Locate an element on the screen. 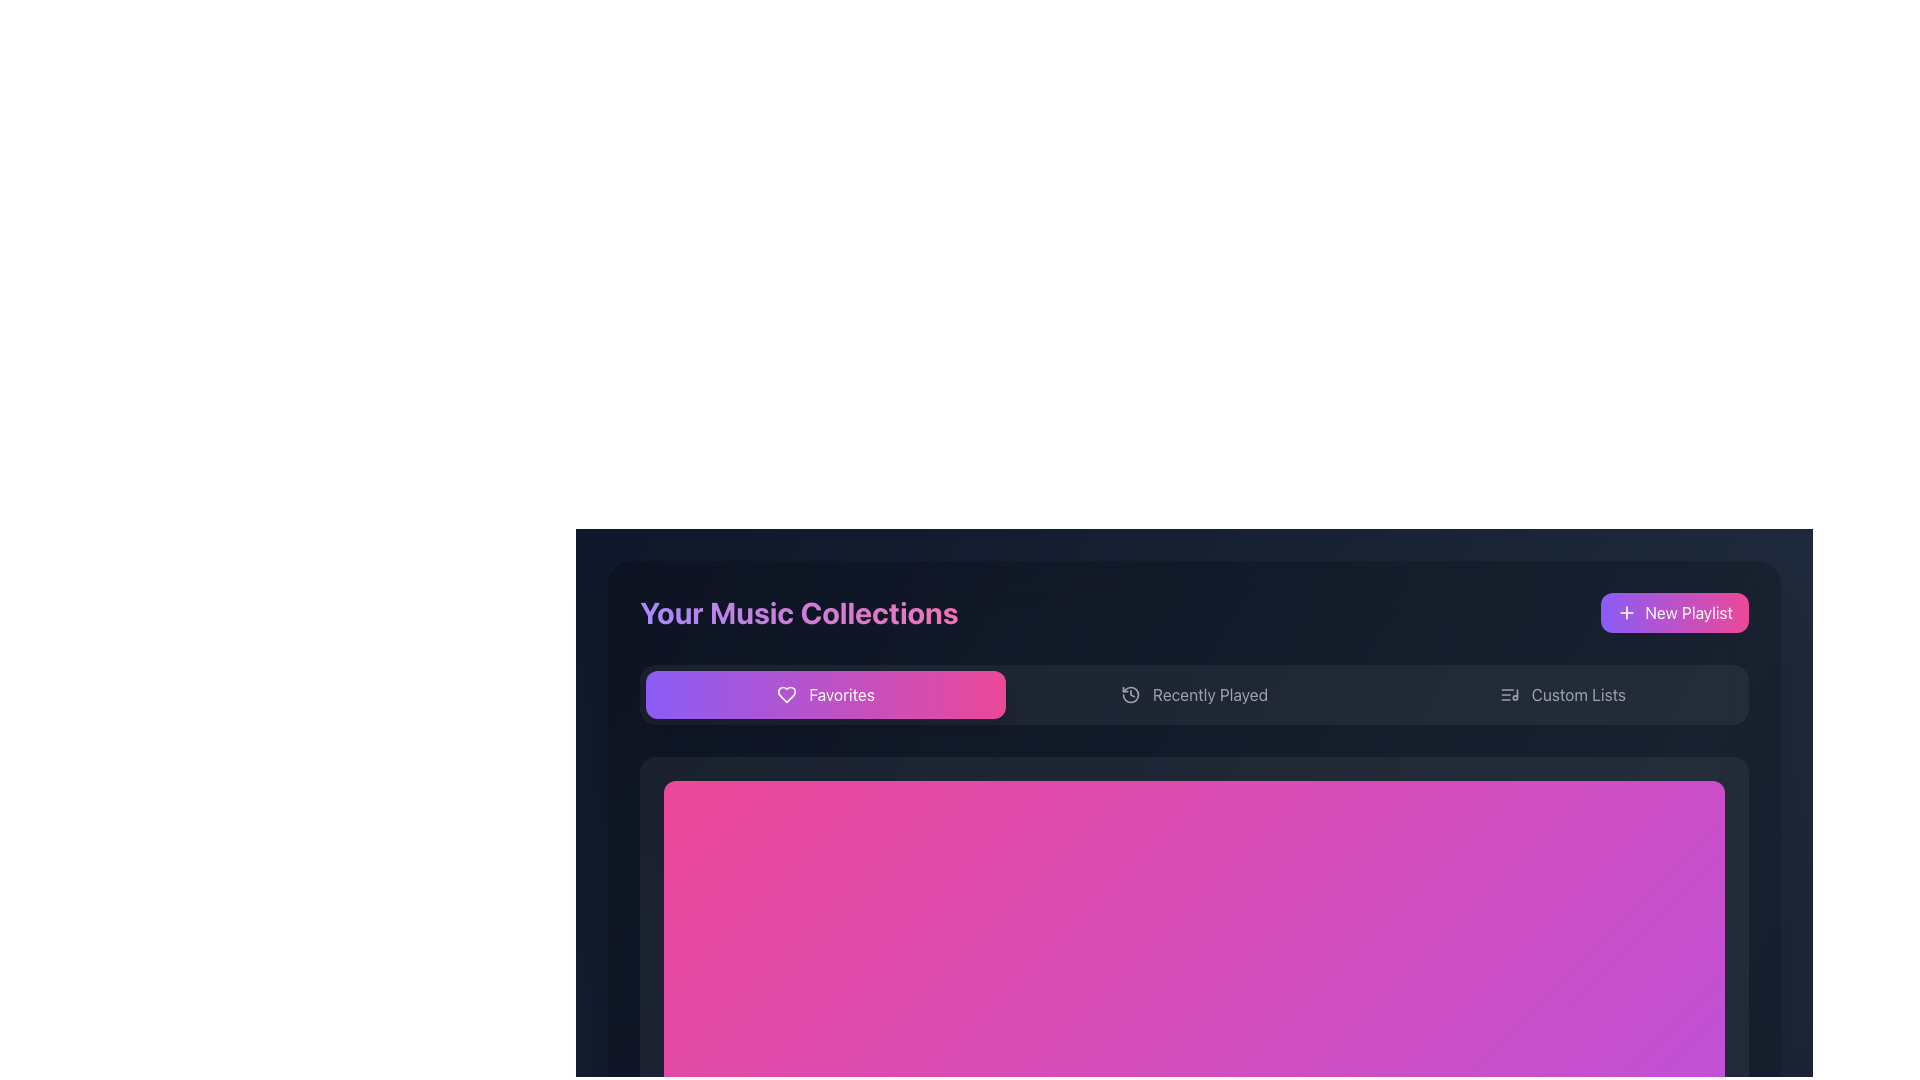  the 'Create New Playlist' button located in the top-right corner of the 'Your Music Collections' section is located at coordinates (1675, 612).